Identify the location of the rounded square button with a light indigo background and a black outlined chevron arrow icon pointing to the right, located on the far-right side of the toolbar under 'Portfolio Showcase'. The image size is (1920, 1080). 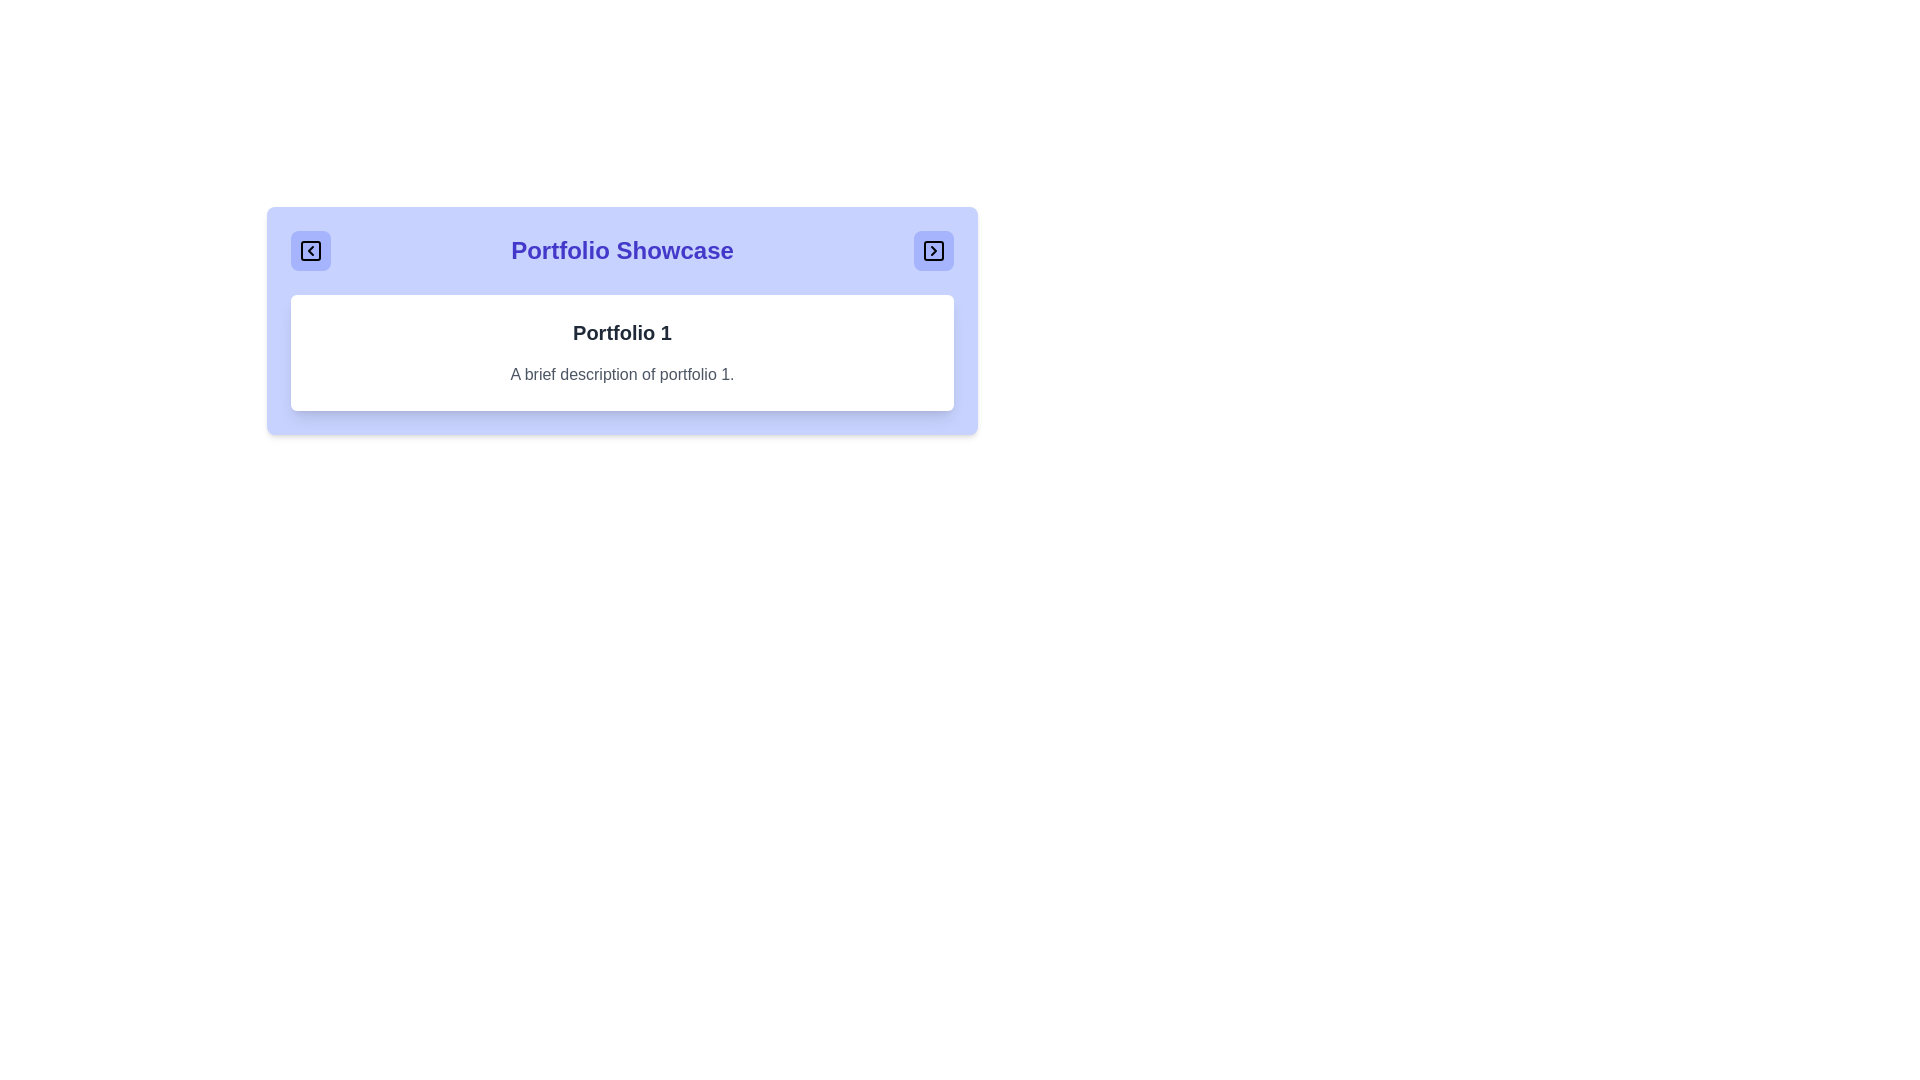
(932, 249).